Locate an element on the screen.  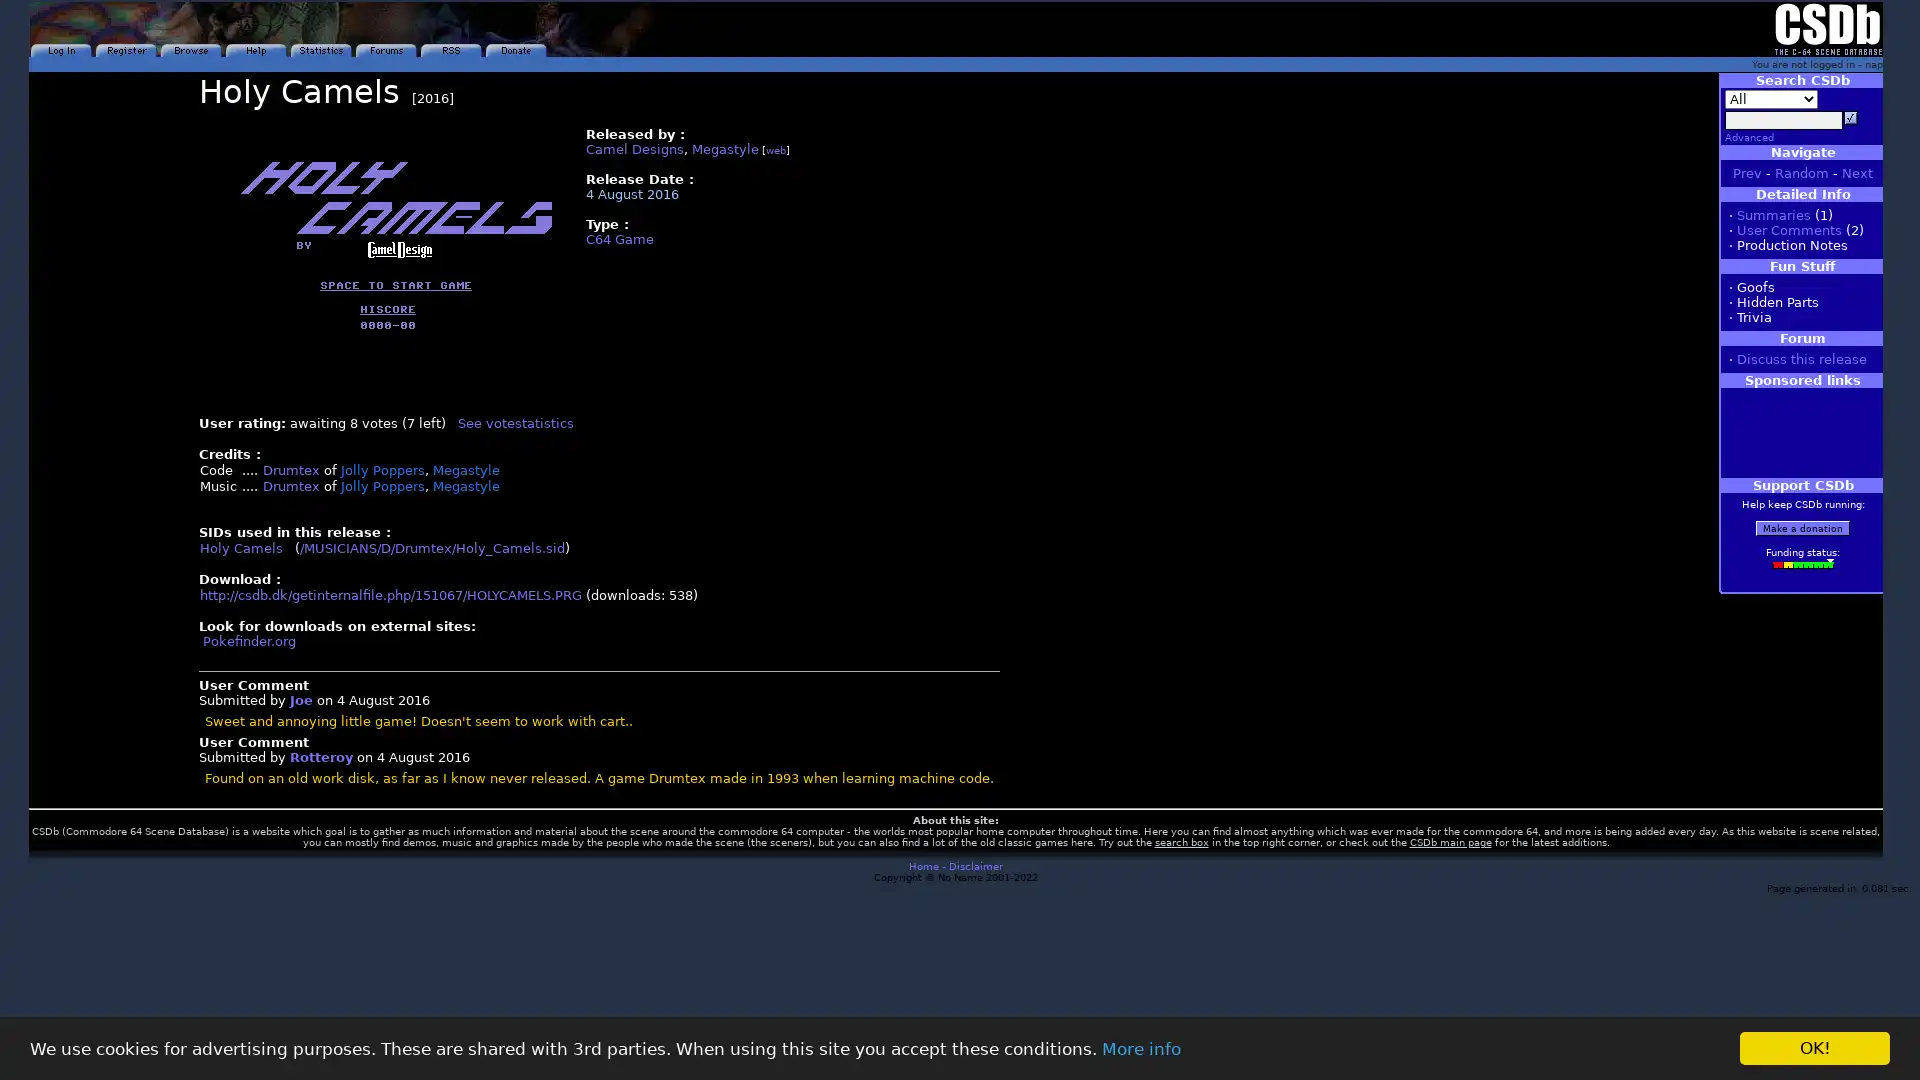
Go is located at coordinates (1850, 118).